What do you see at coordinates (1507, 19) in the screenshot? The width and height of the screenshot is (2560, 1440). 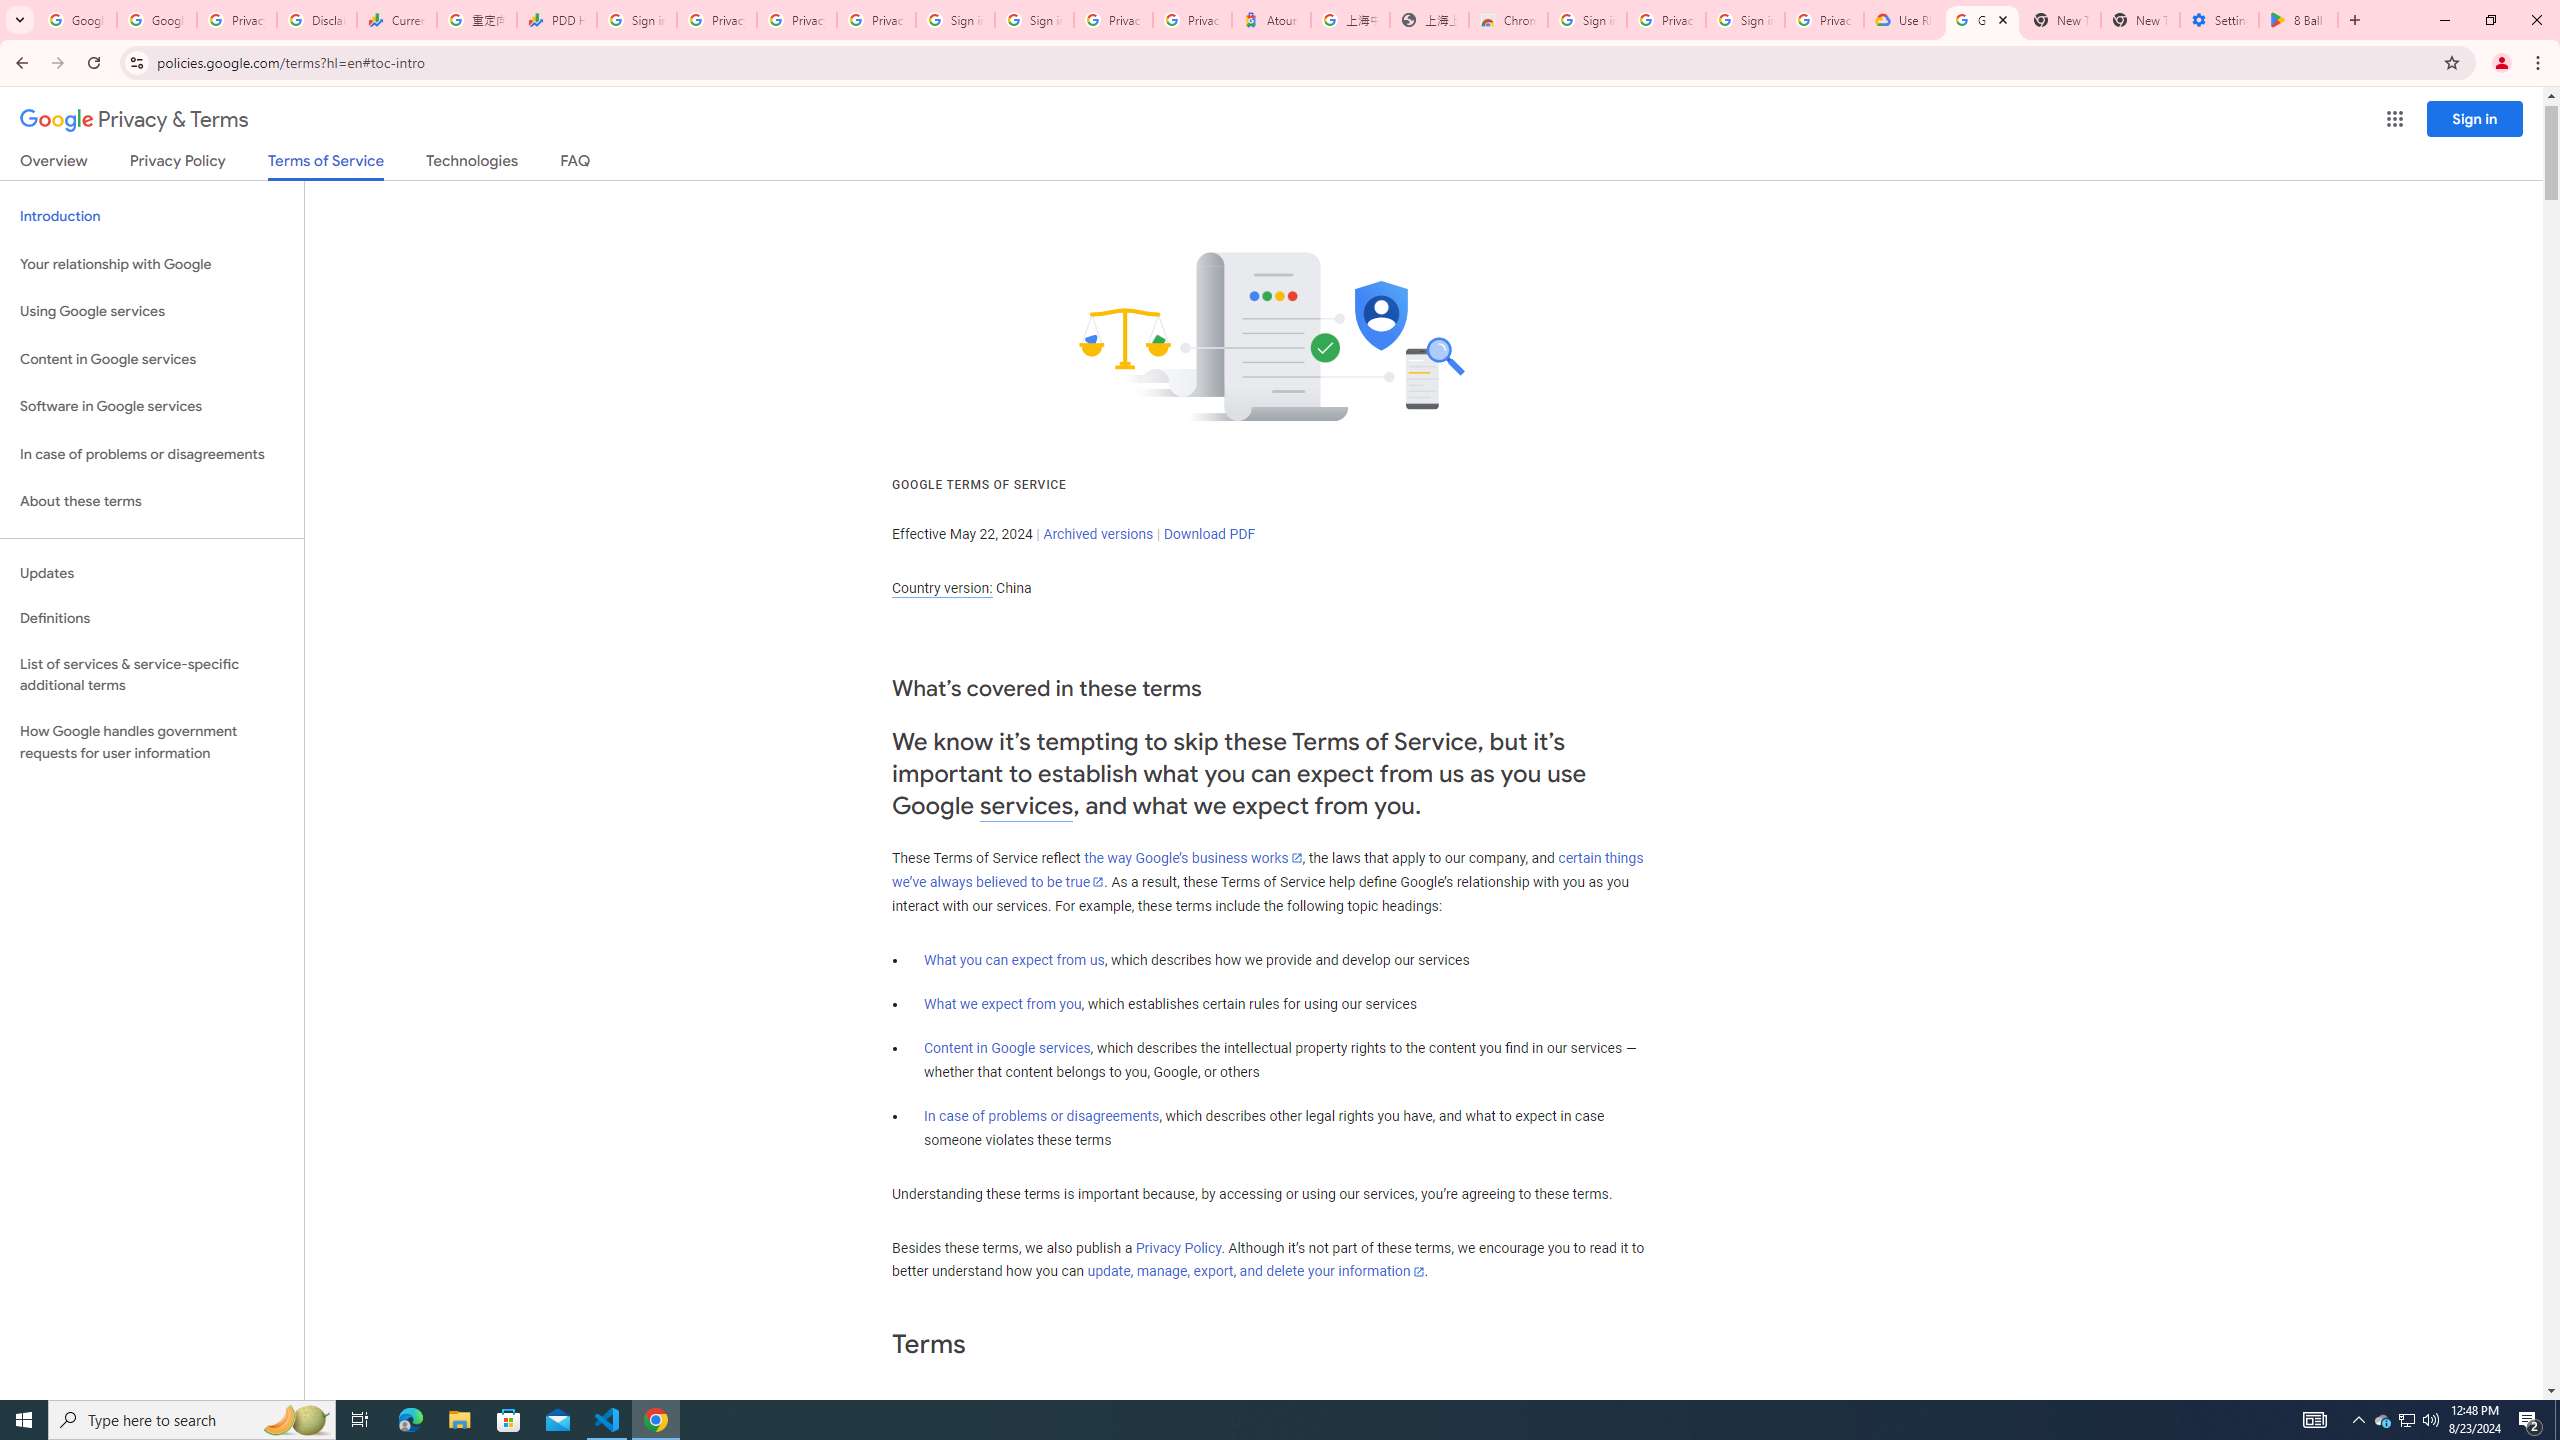 I see `'Chrome Web Store - Color themes by Chrome'` at bounding box center [1507, 19].